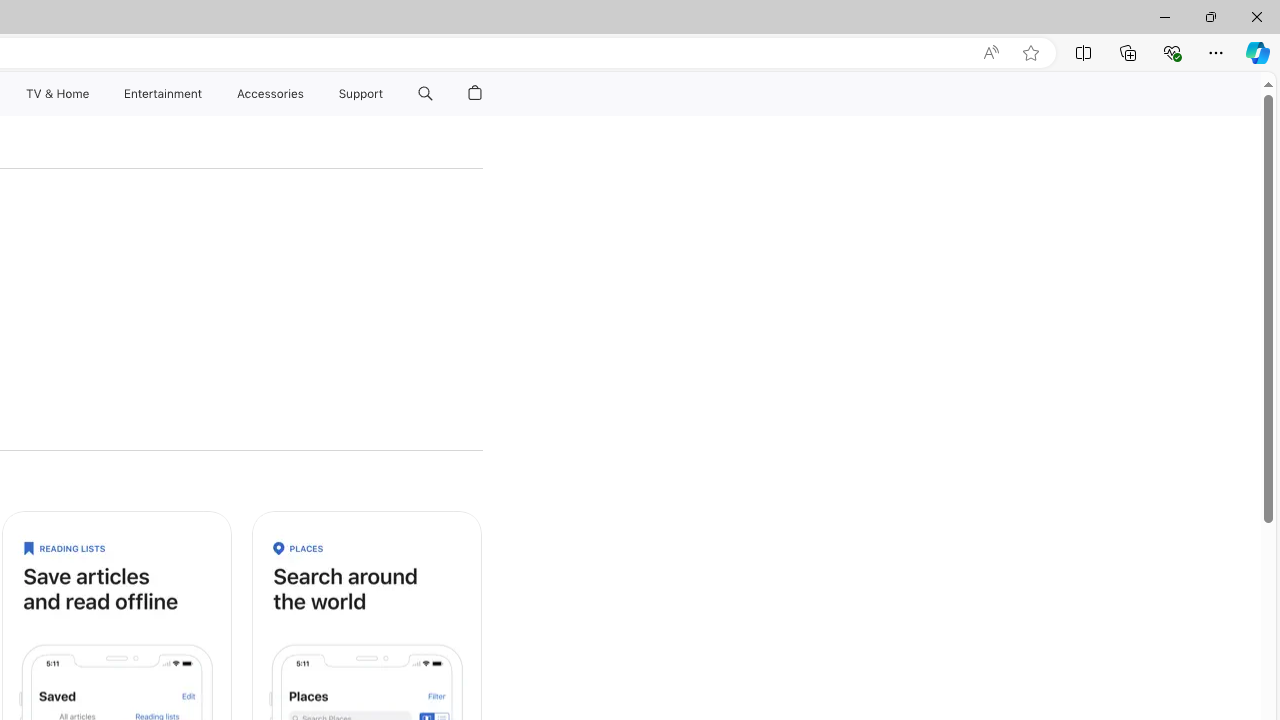 The width and height of the screenshot is (1280, 720). What do you see at coordinates (474, 93) in the screenshot?
I see `'Shopping Bag'` at bounding box center [474, 93].